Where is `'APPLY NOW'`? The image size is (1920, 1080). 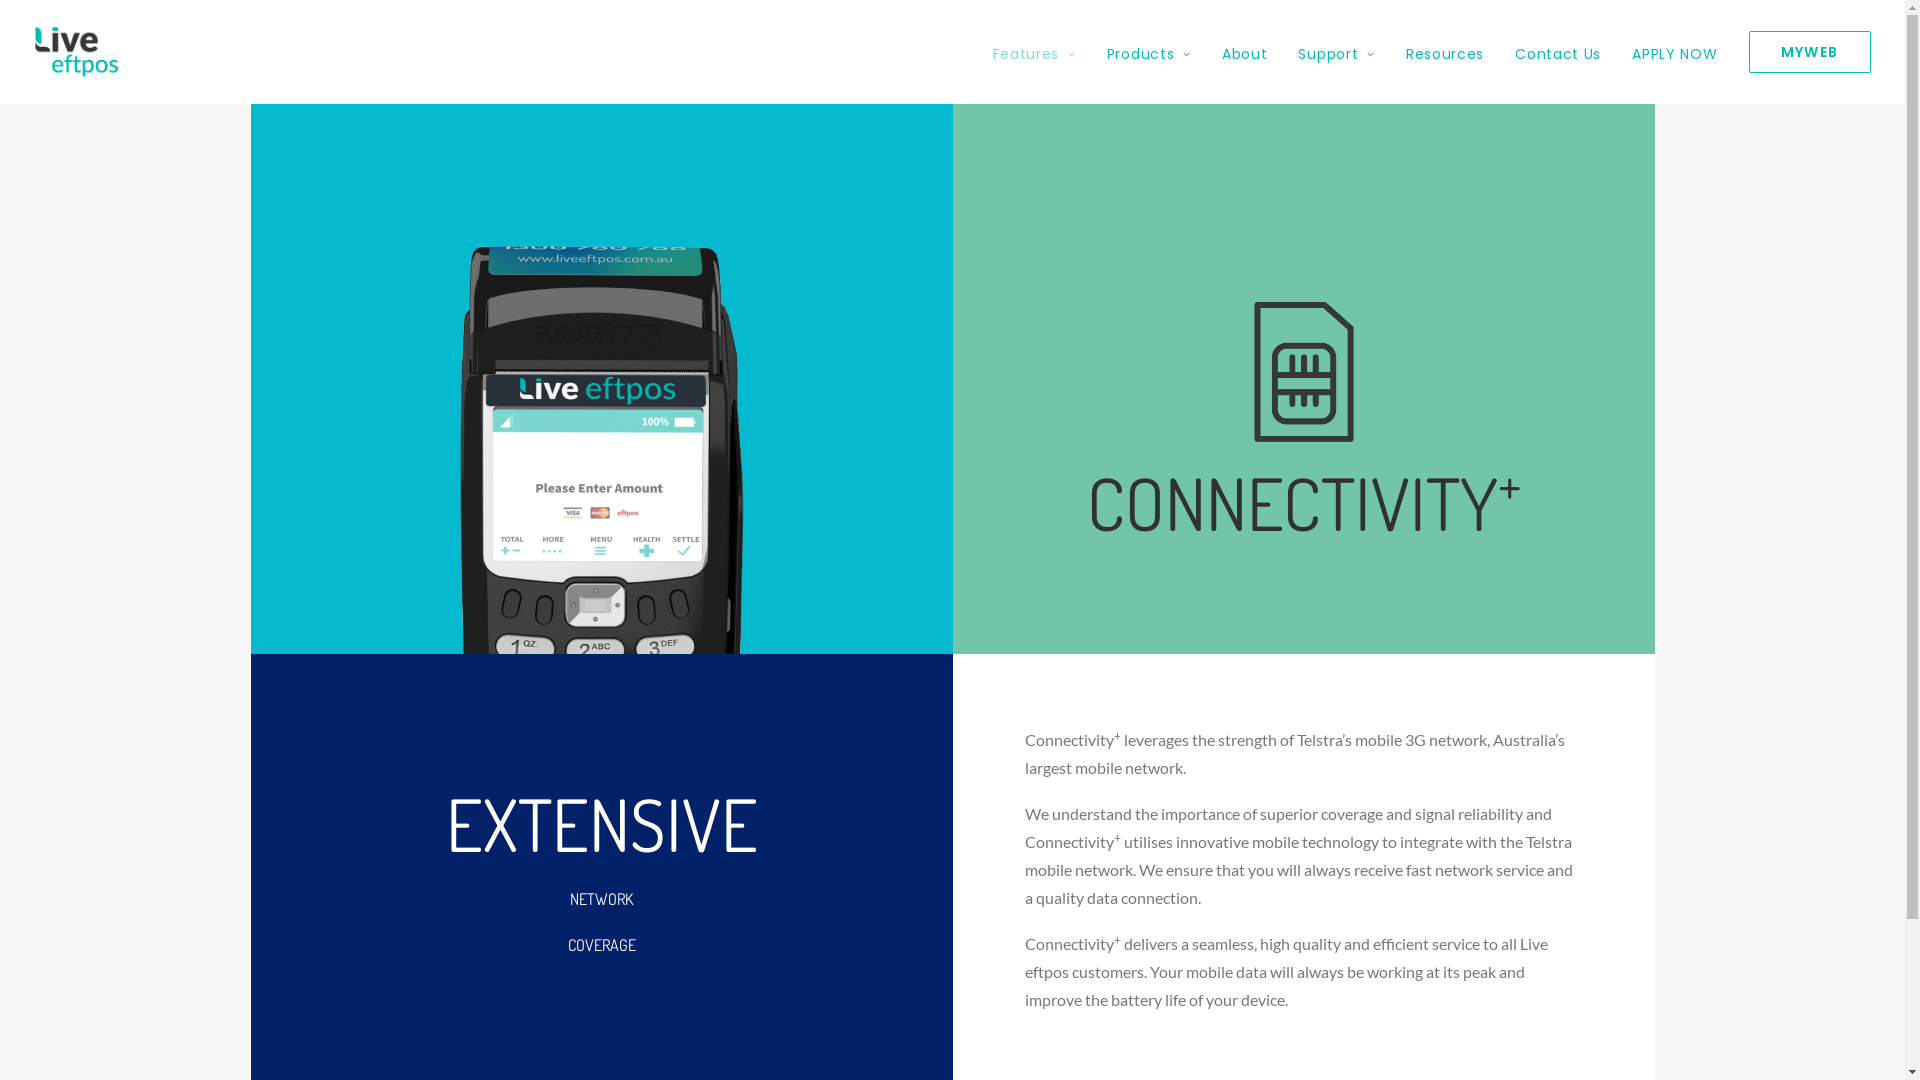 'APPLY NOW' is located at coordinates (1674, 50).